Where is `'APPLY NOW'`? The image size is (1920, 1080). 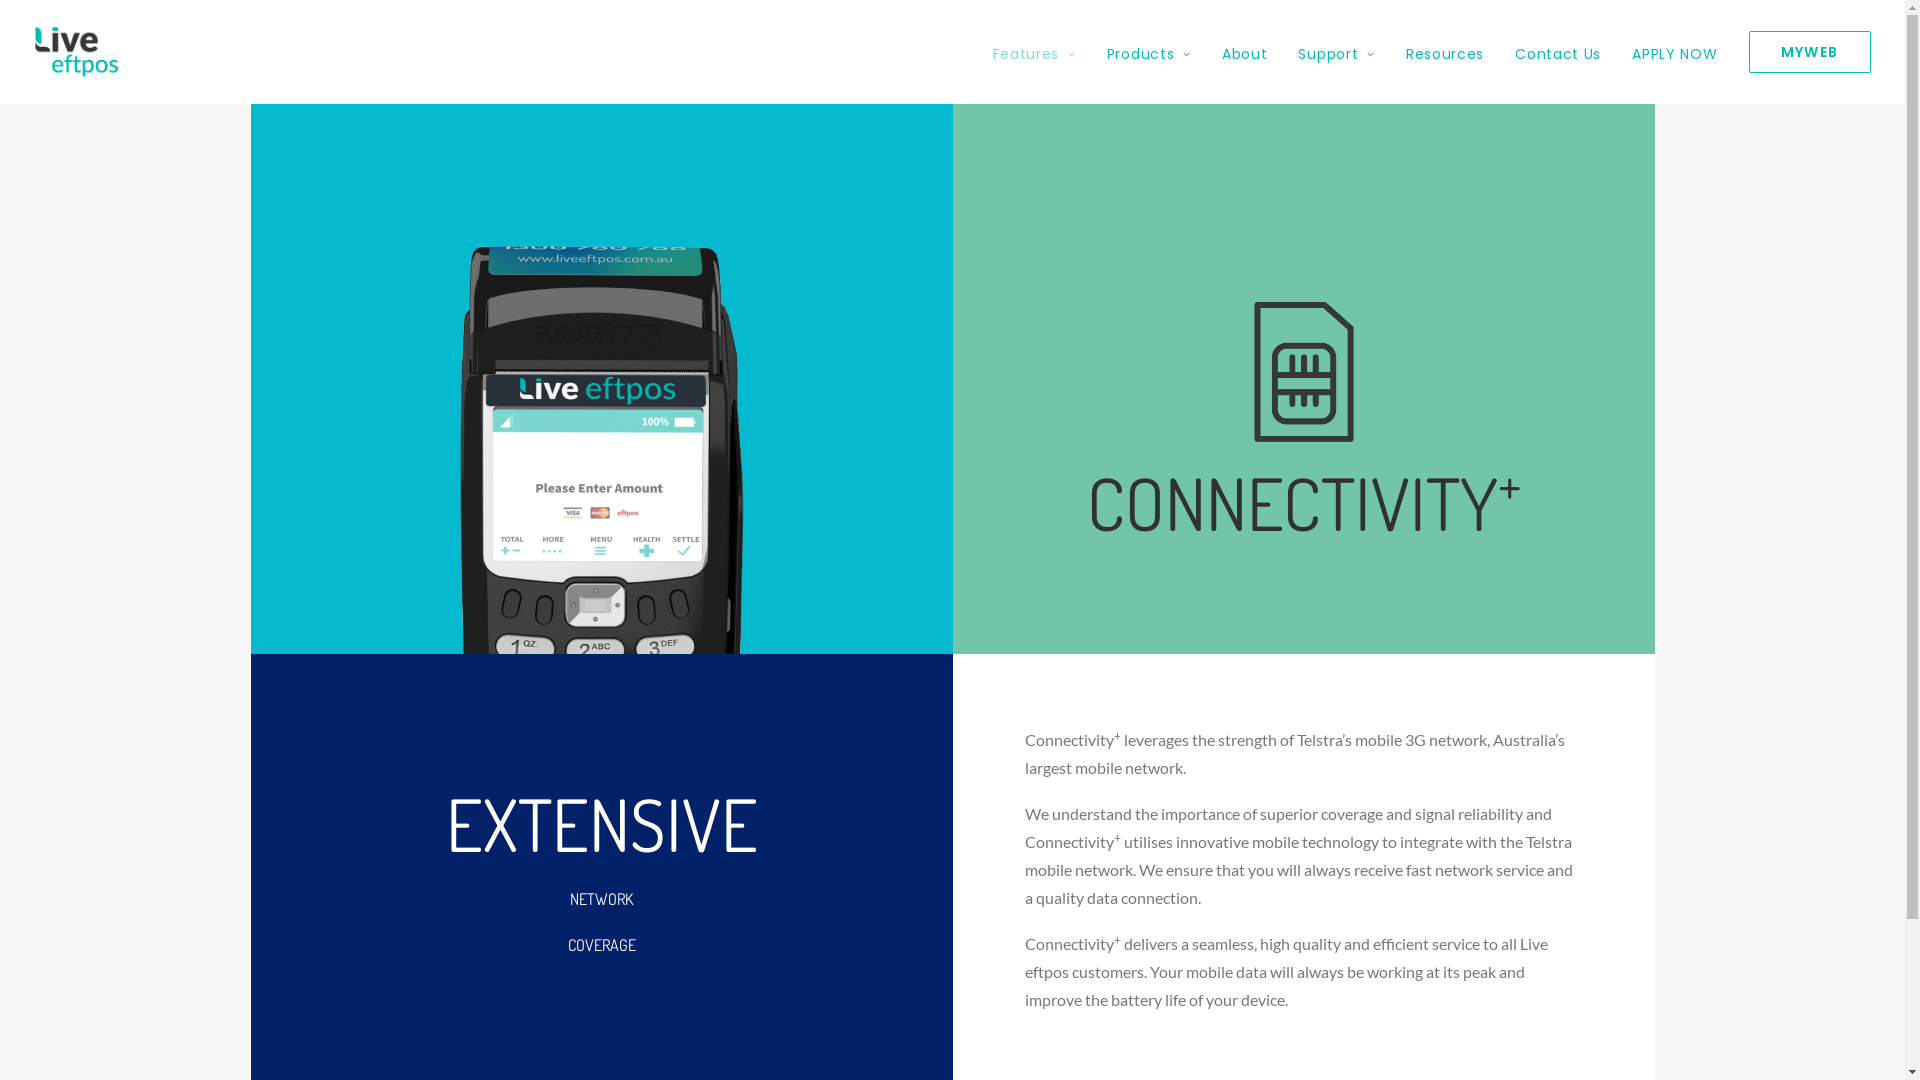 'APPLY NOW' is located at coordinates (1674, 50).